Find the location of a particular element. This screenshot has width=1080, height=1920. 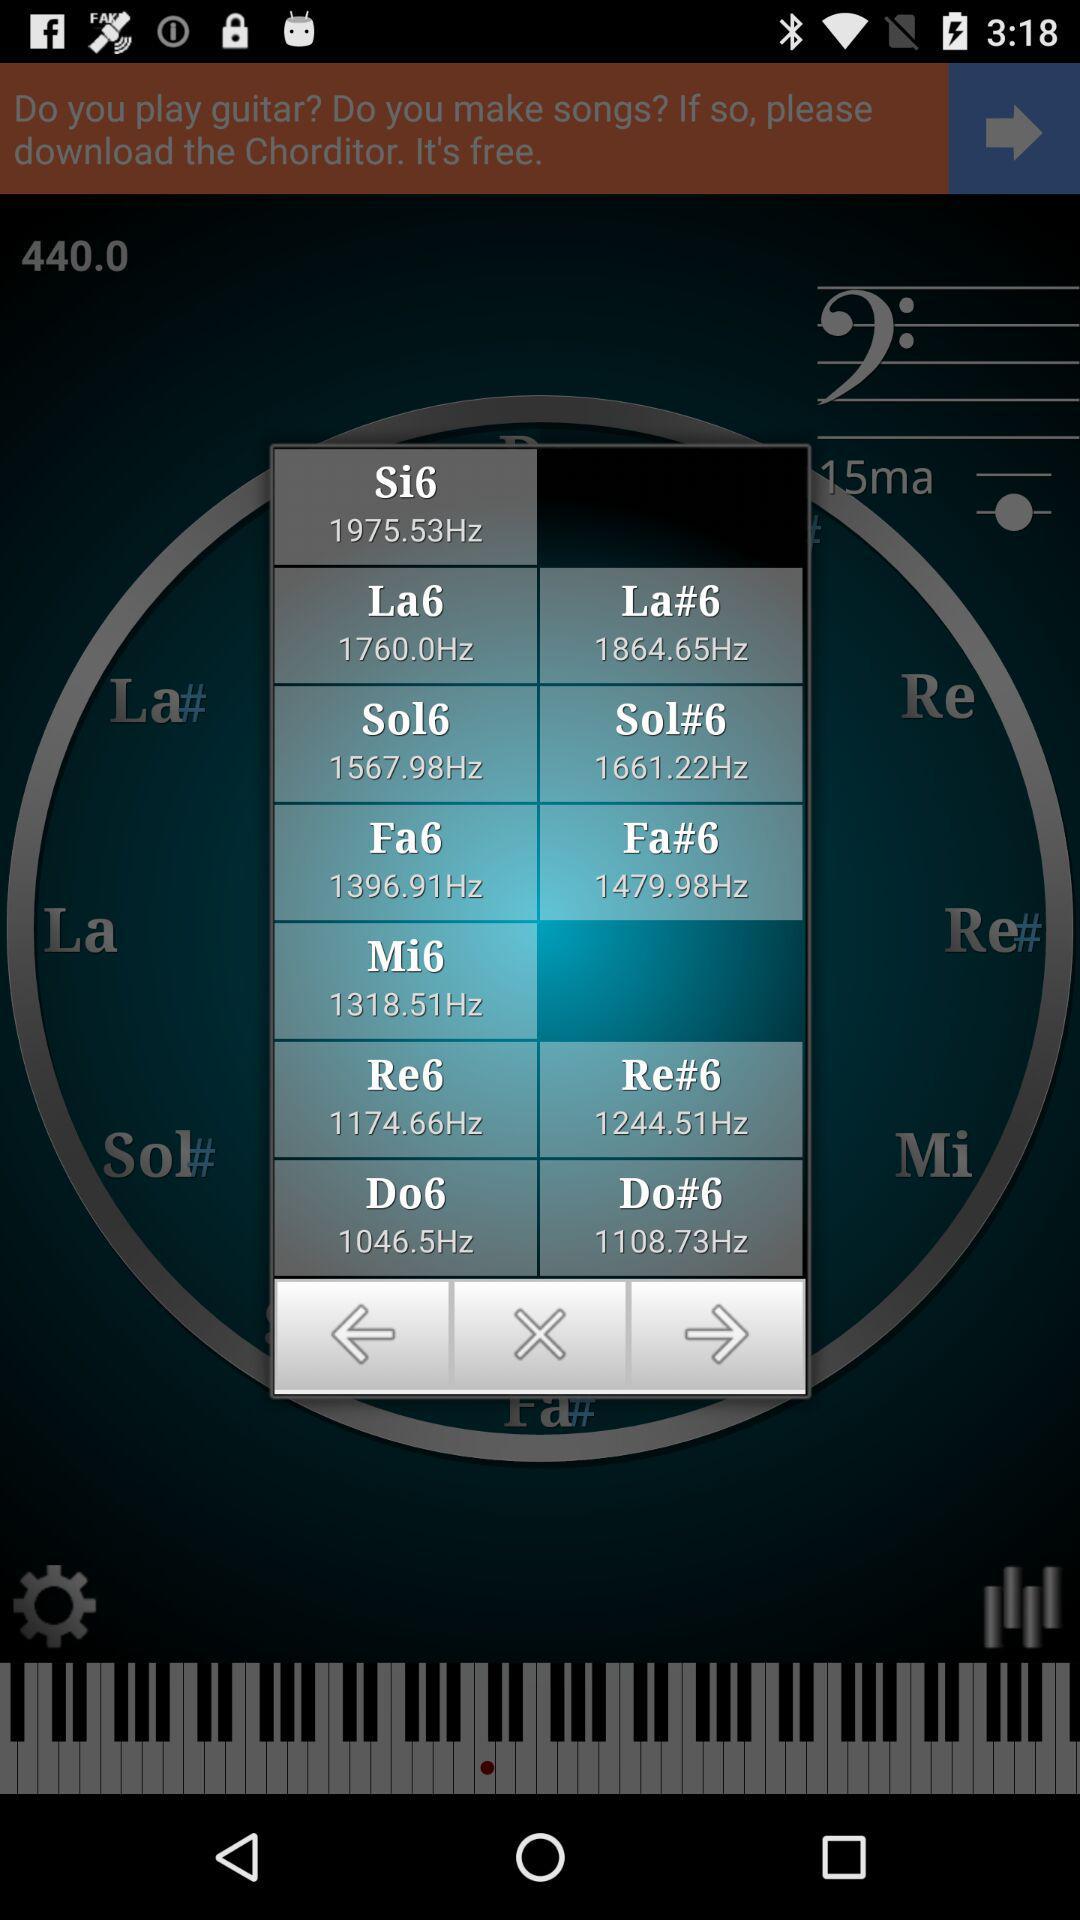

next is located at coordinates (716, 1334).